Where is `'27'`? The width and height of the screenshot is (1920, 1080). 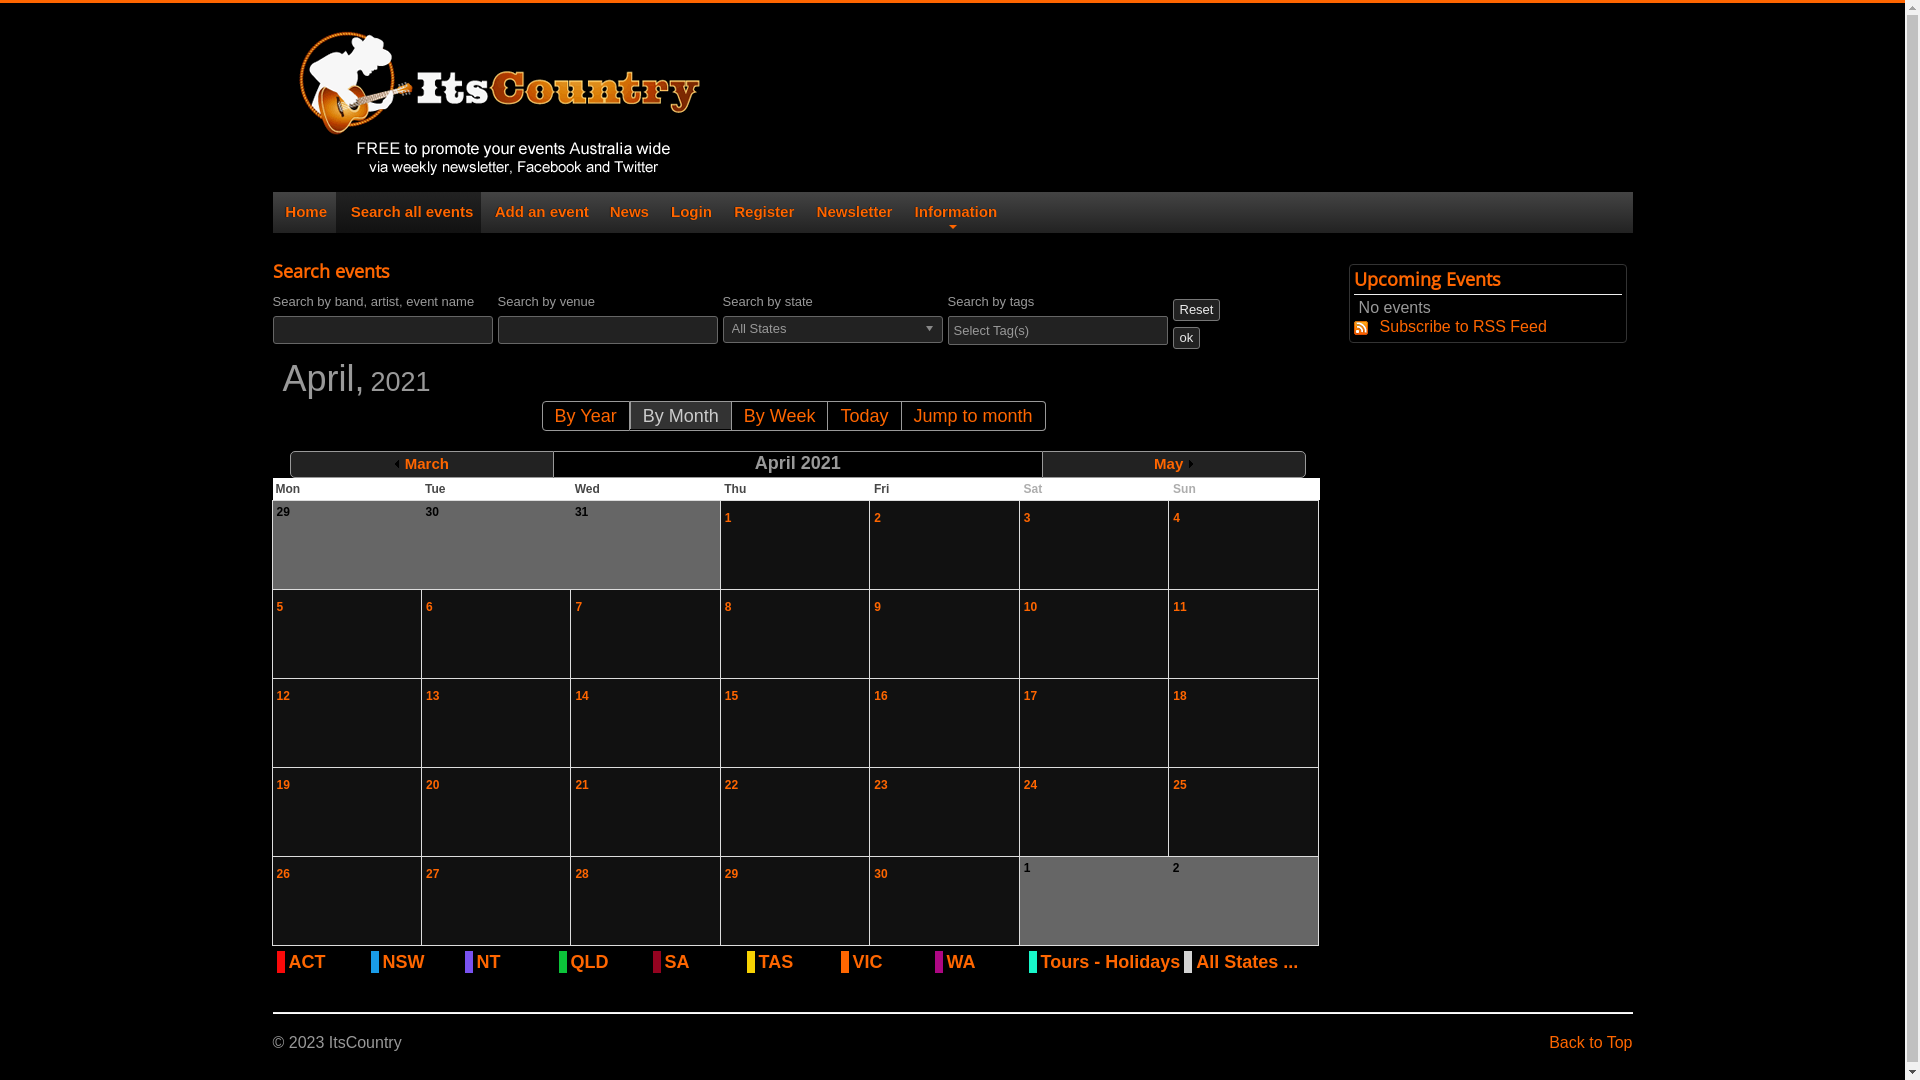
'27' is located at coordinates (431, 873).